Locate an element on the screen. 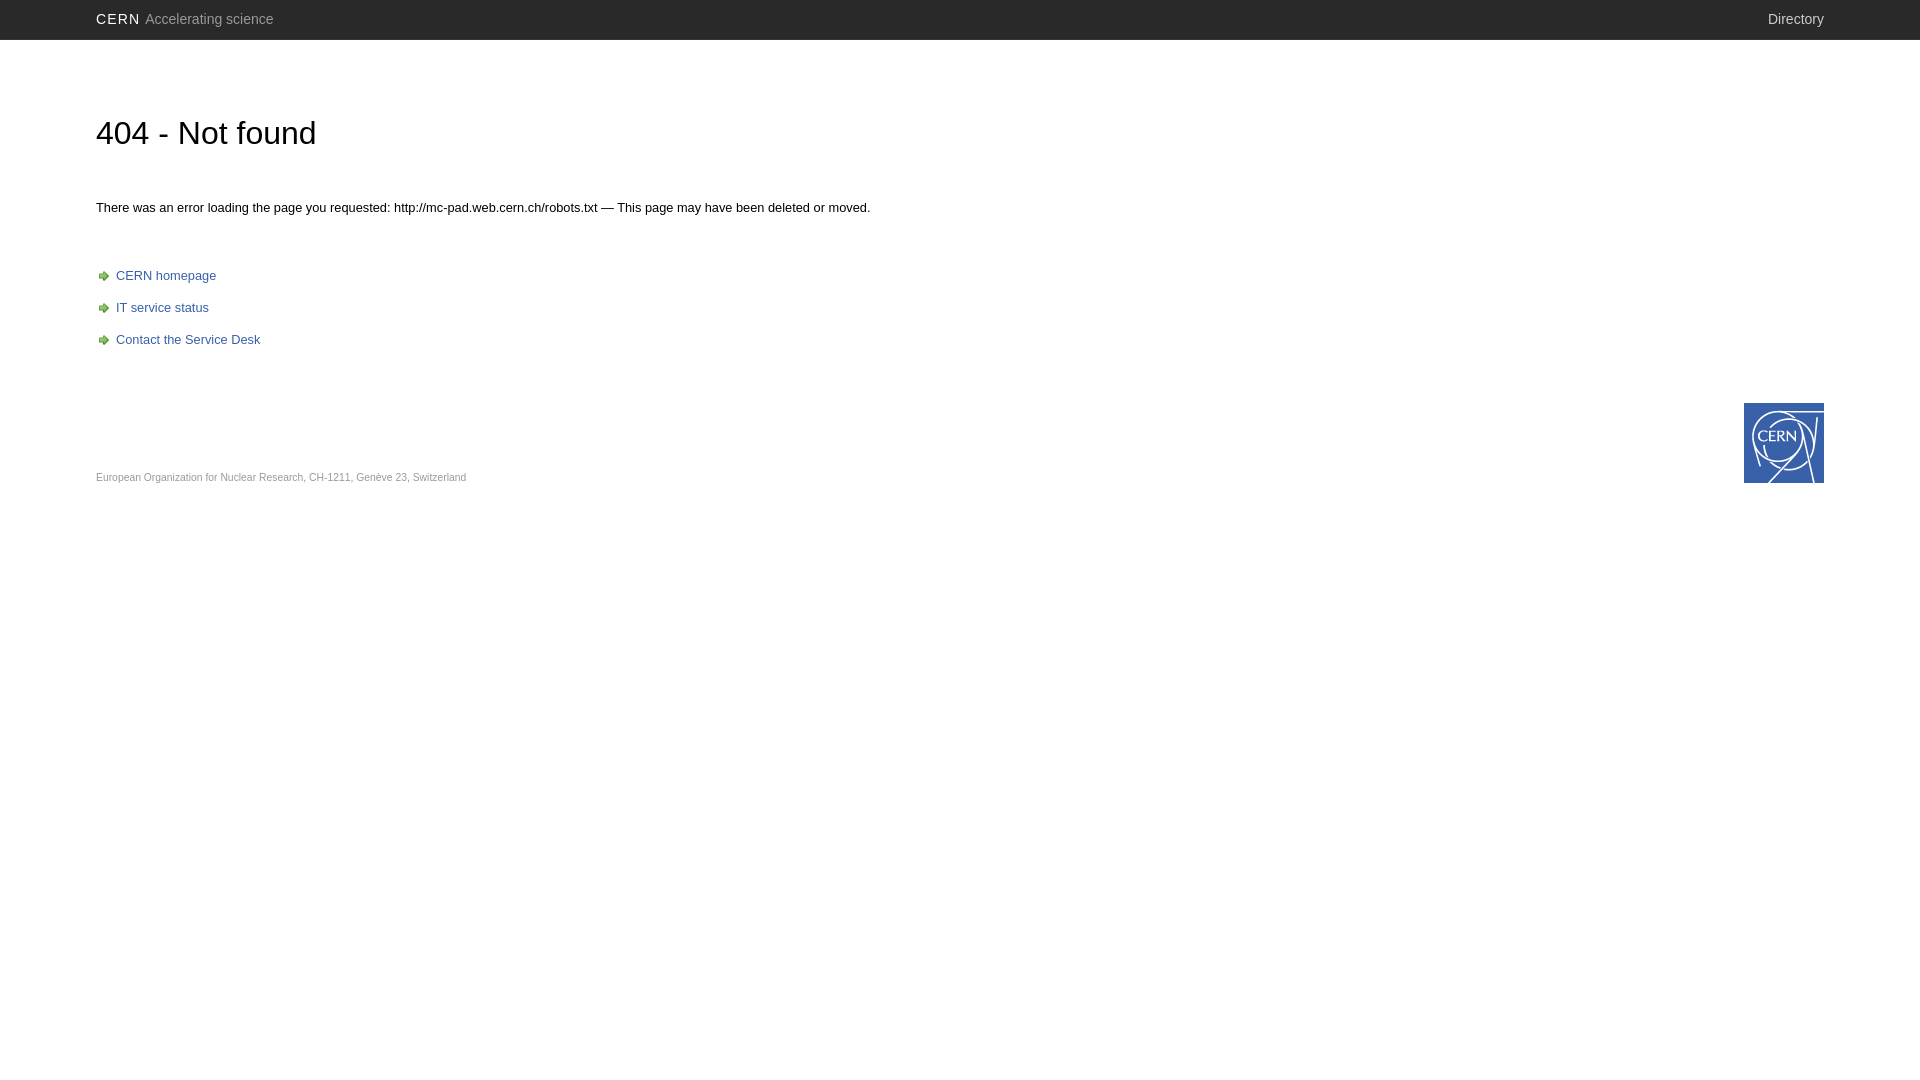  'CERN homepage' is located at coordinates (95, 275).